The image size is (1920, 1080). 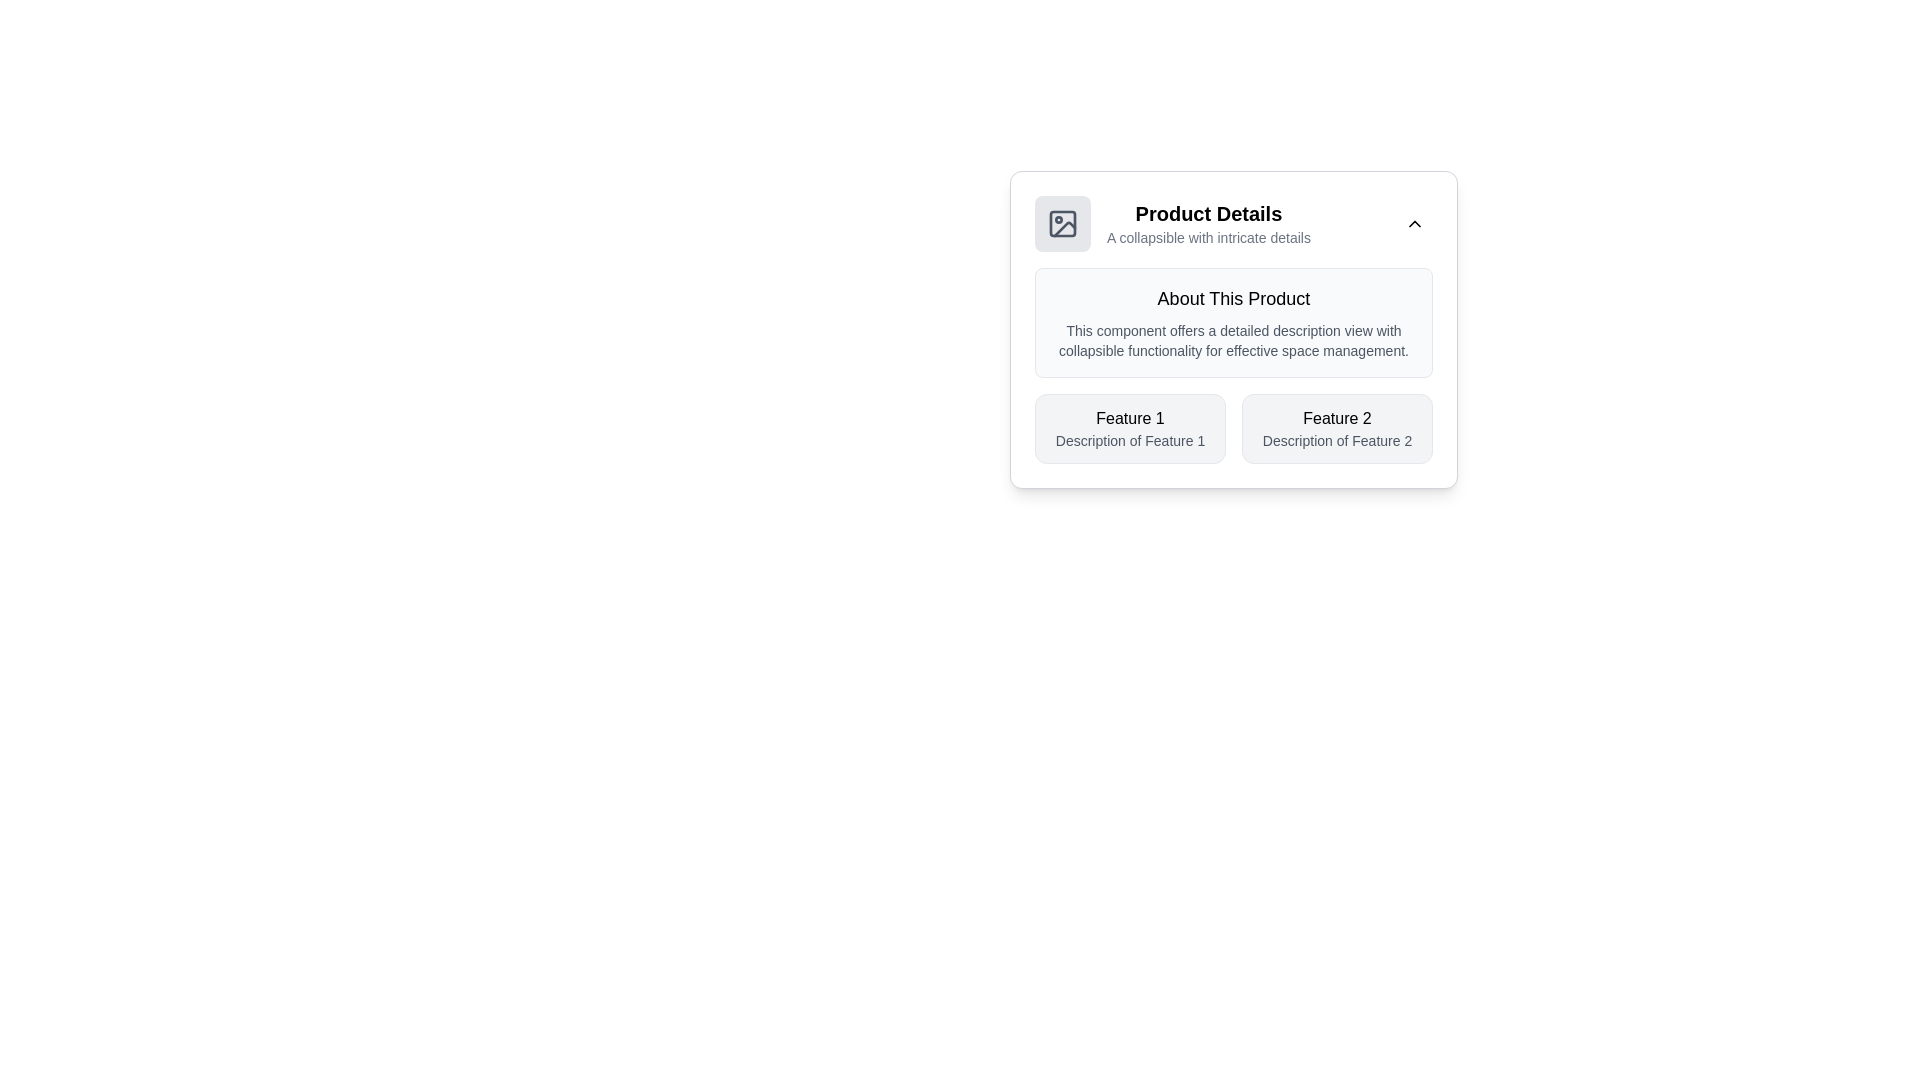 I want to click on text element providing supplementary details for 'Feature 1' located directly below the 'Feature 1' heading, to gather further information, so click(x=1130, y=439).